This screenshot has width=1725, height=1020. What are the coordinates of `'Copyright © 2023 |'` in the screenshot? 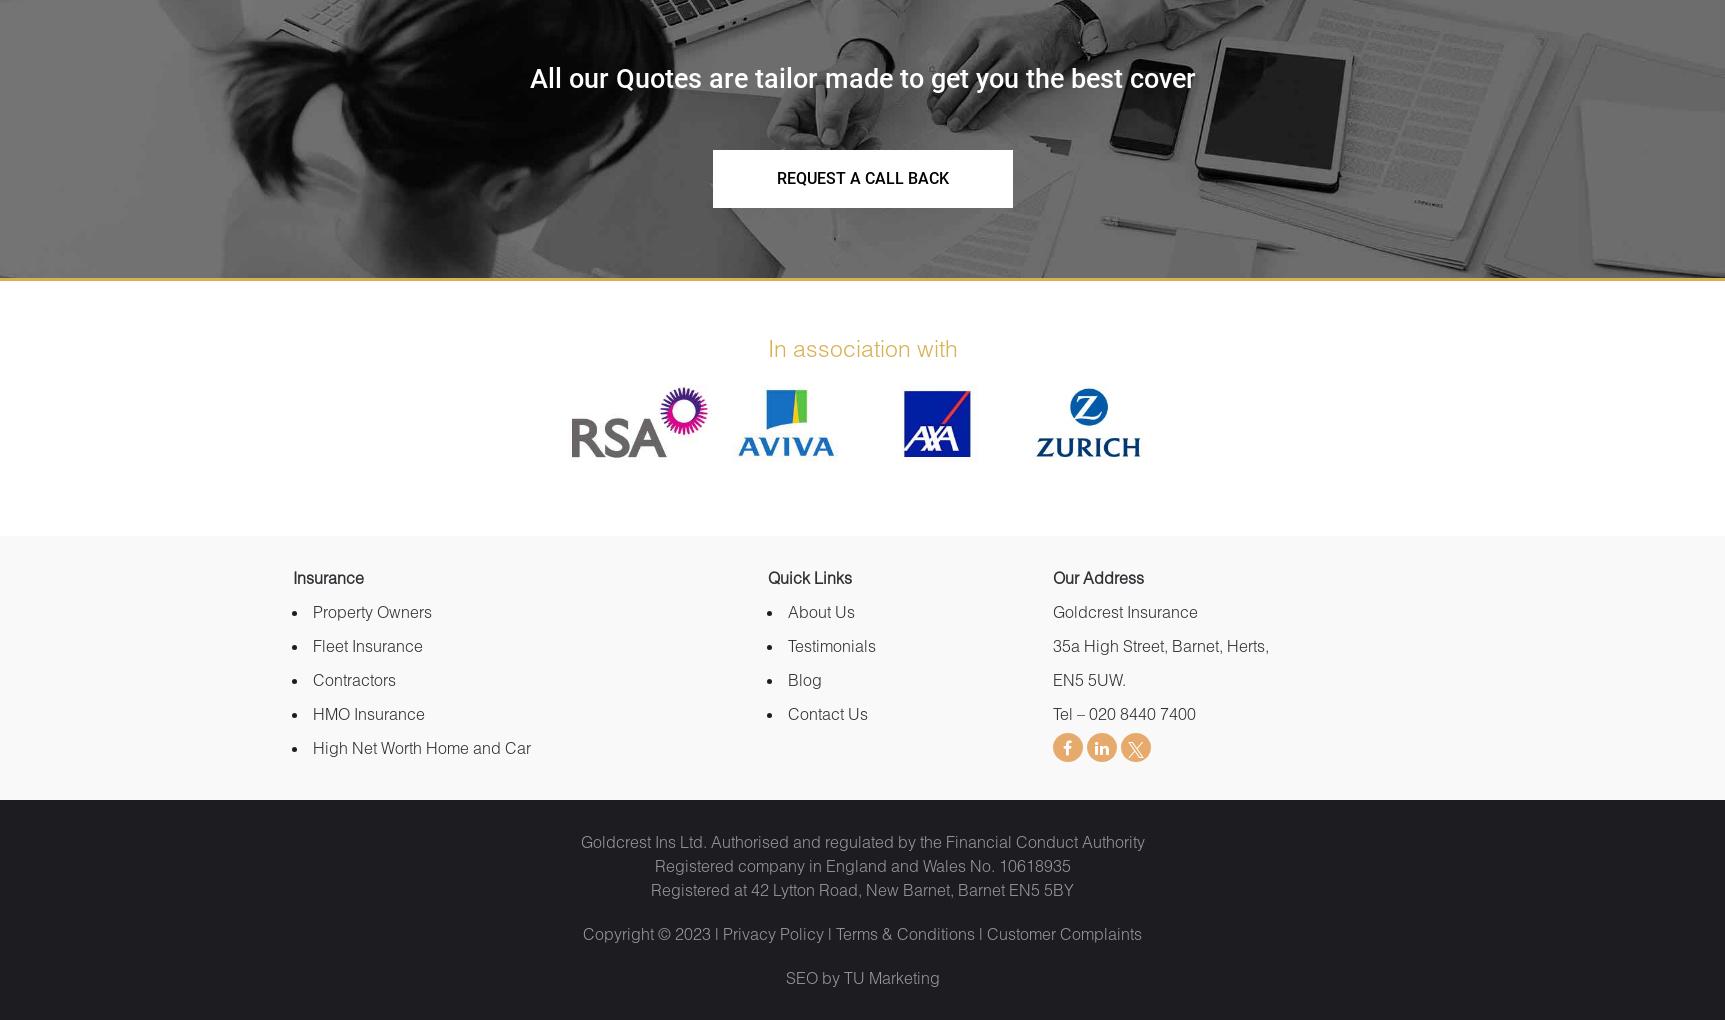 It's located at (653, 933).